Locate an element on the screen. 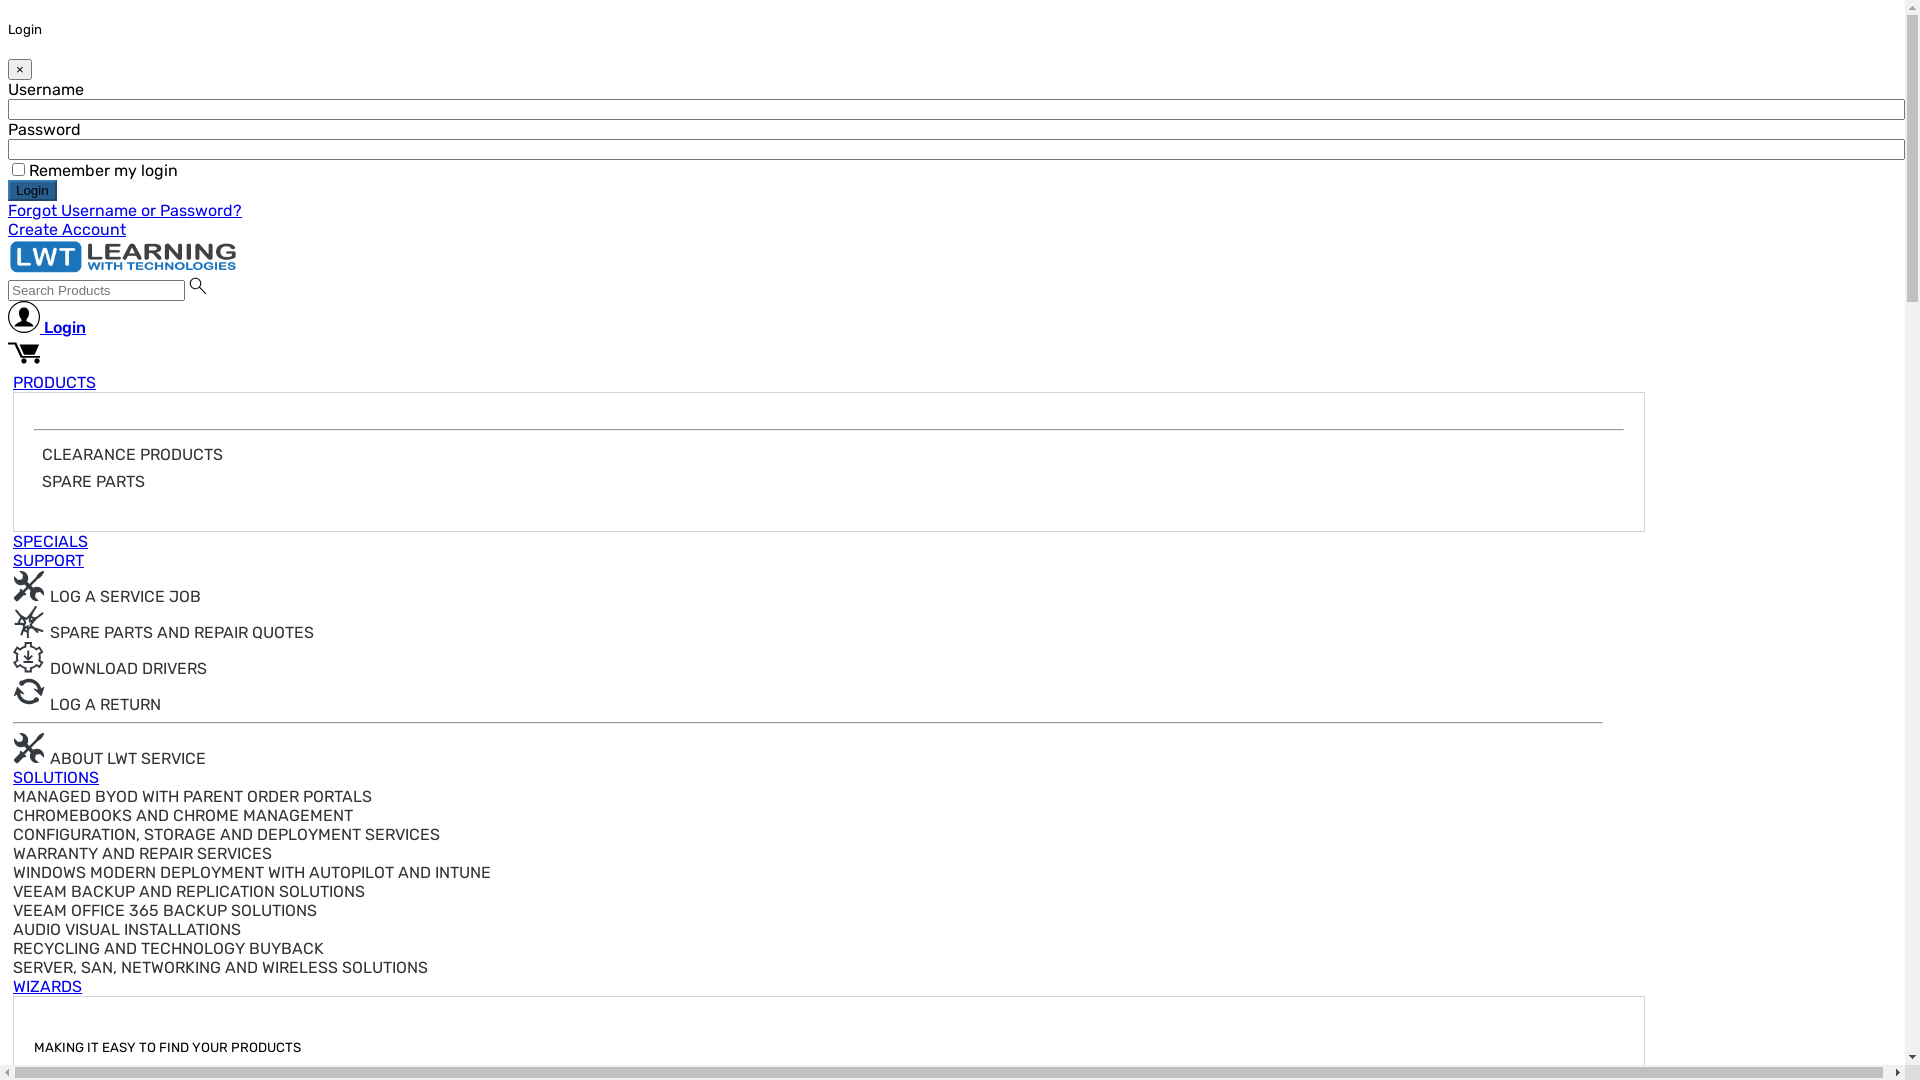 This screenshot has height=1080, width=1920. 'WINDOWS MODERN DEPLOYMENT WITH AUTOPILOT AND INTUNE' is located at coordinates (251, 871).